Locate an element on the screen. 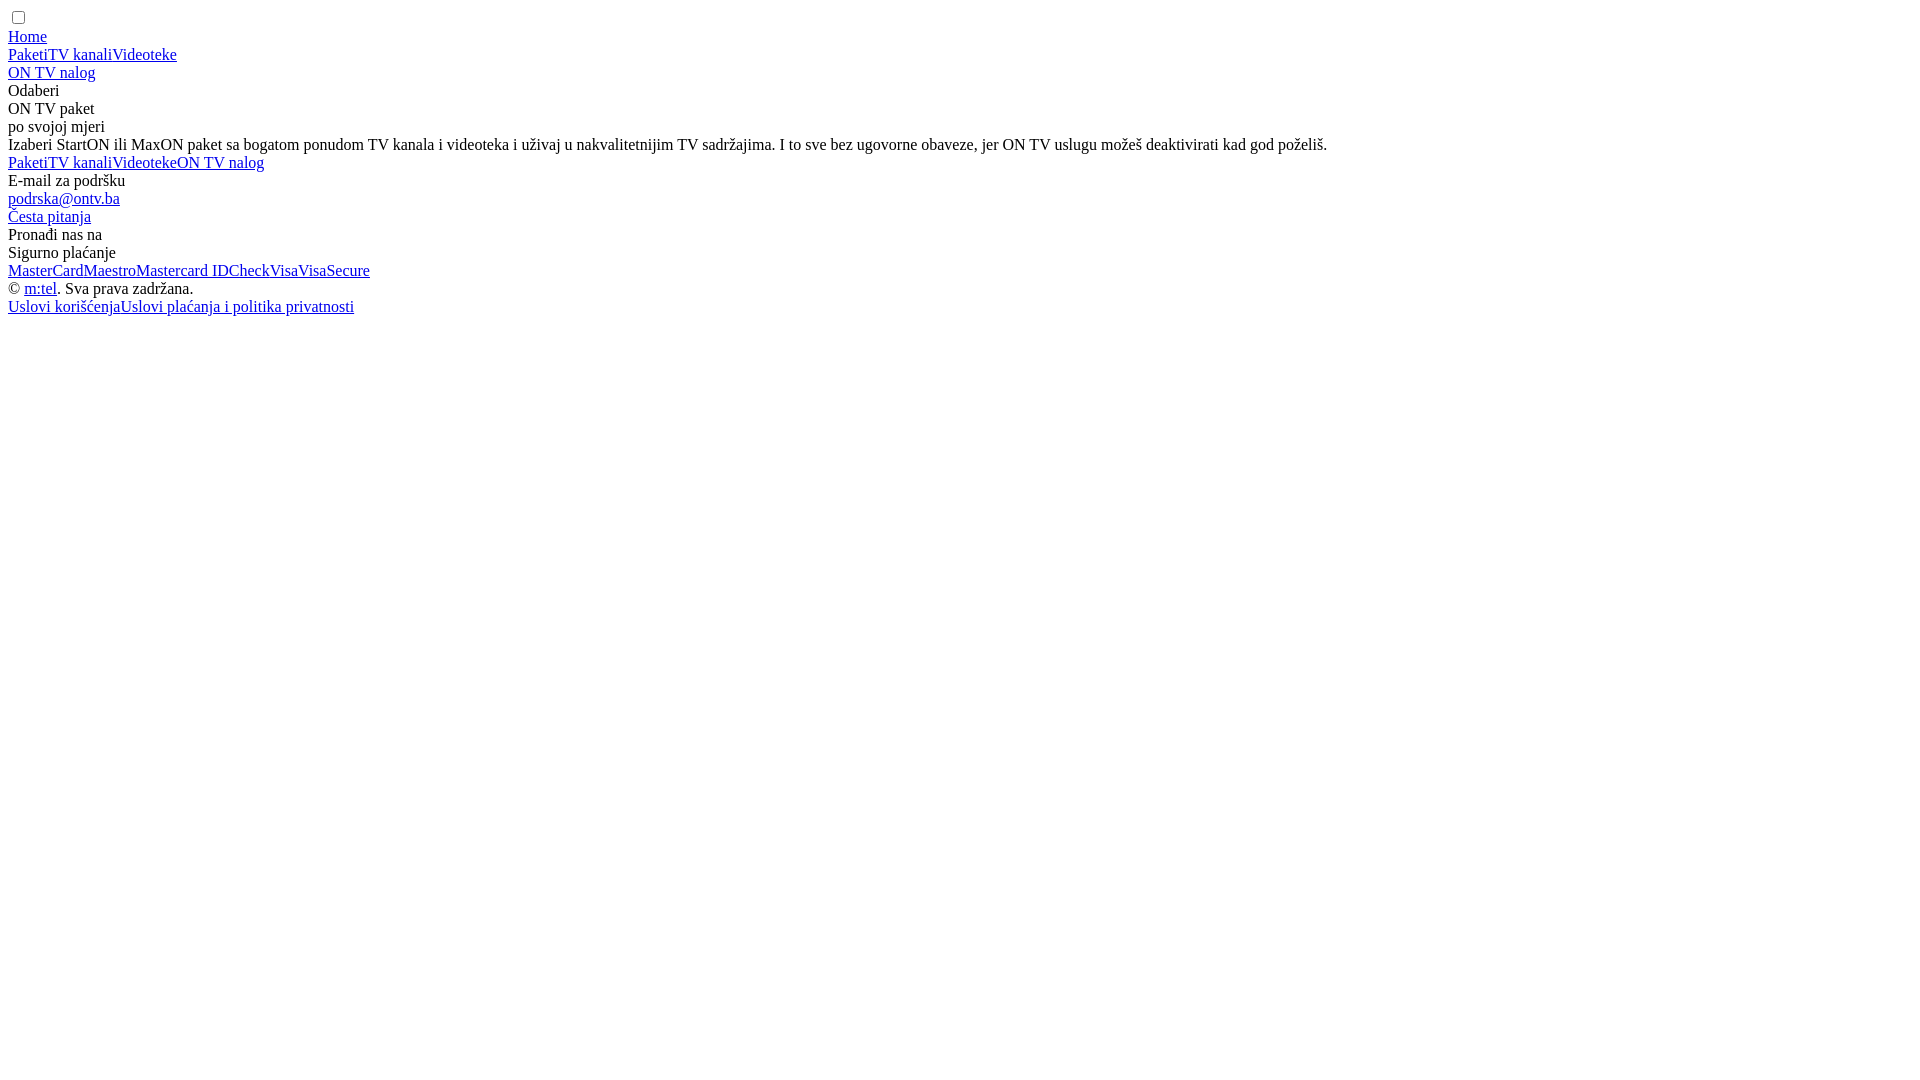 Image resolution: width=1920 pixels, height=1080 pixels. 'Mastercard IDCheck' is located at coordinates (202, 270).